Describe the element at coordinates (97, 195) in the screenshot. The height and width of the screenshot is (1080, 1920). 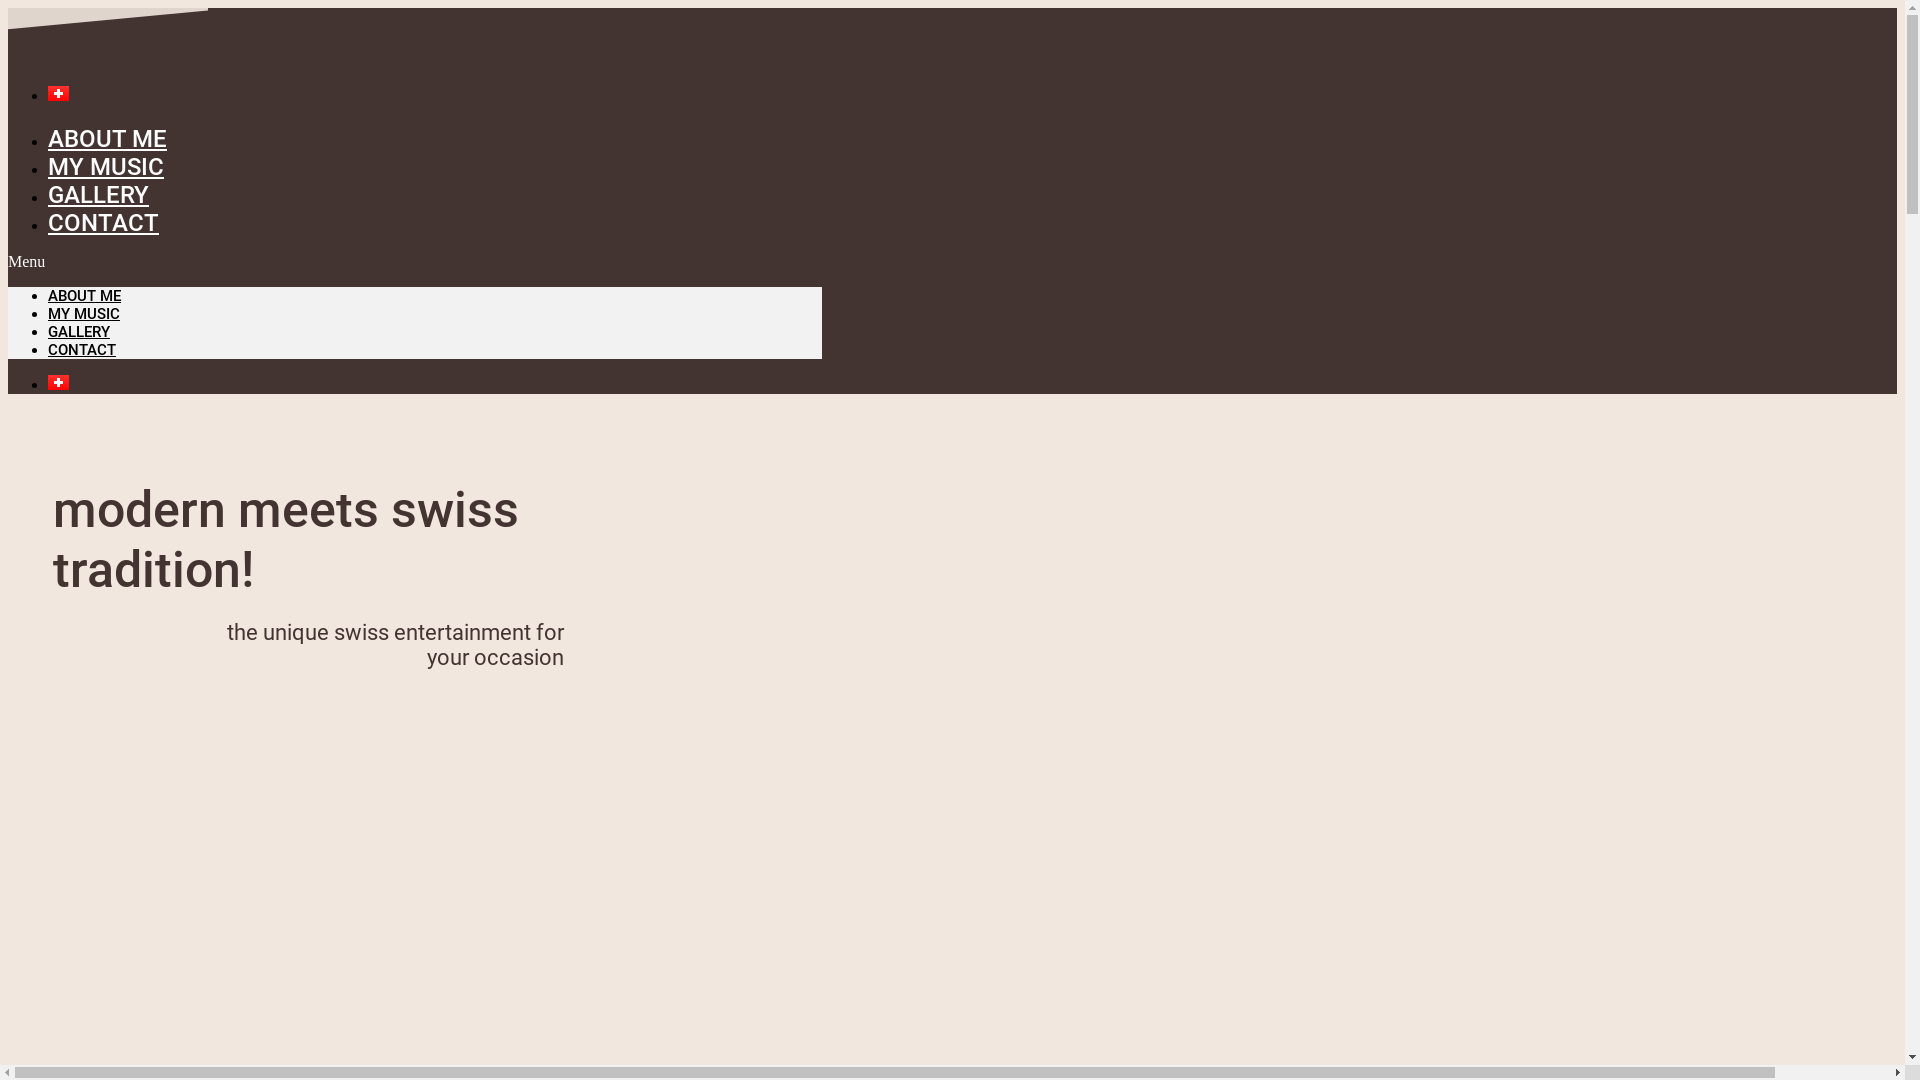
I see `'GALLERY'` at that location.